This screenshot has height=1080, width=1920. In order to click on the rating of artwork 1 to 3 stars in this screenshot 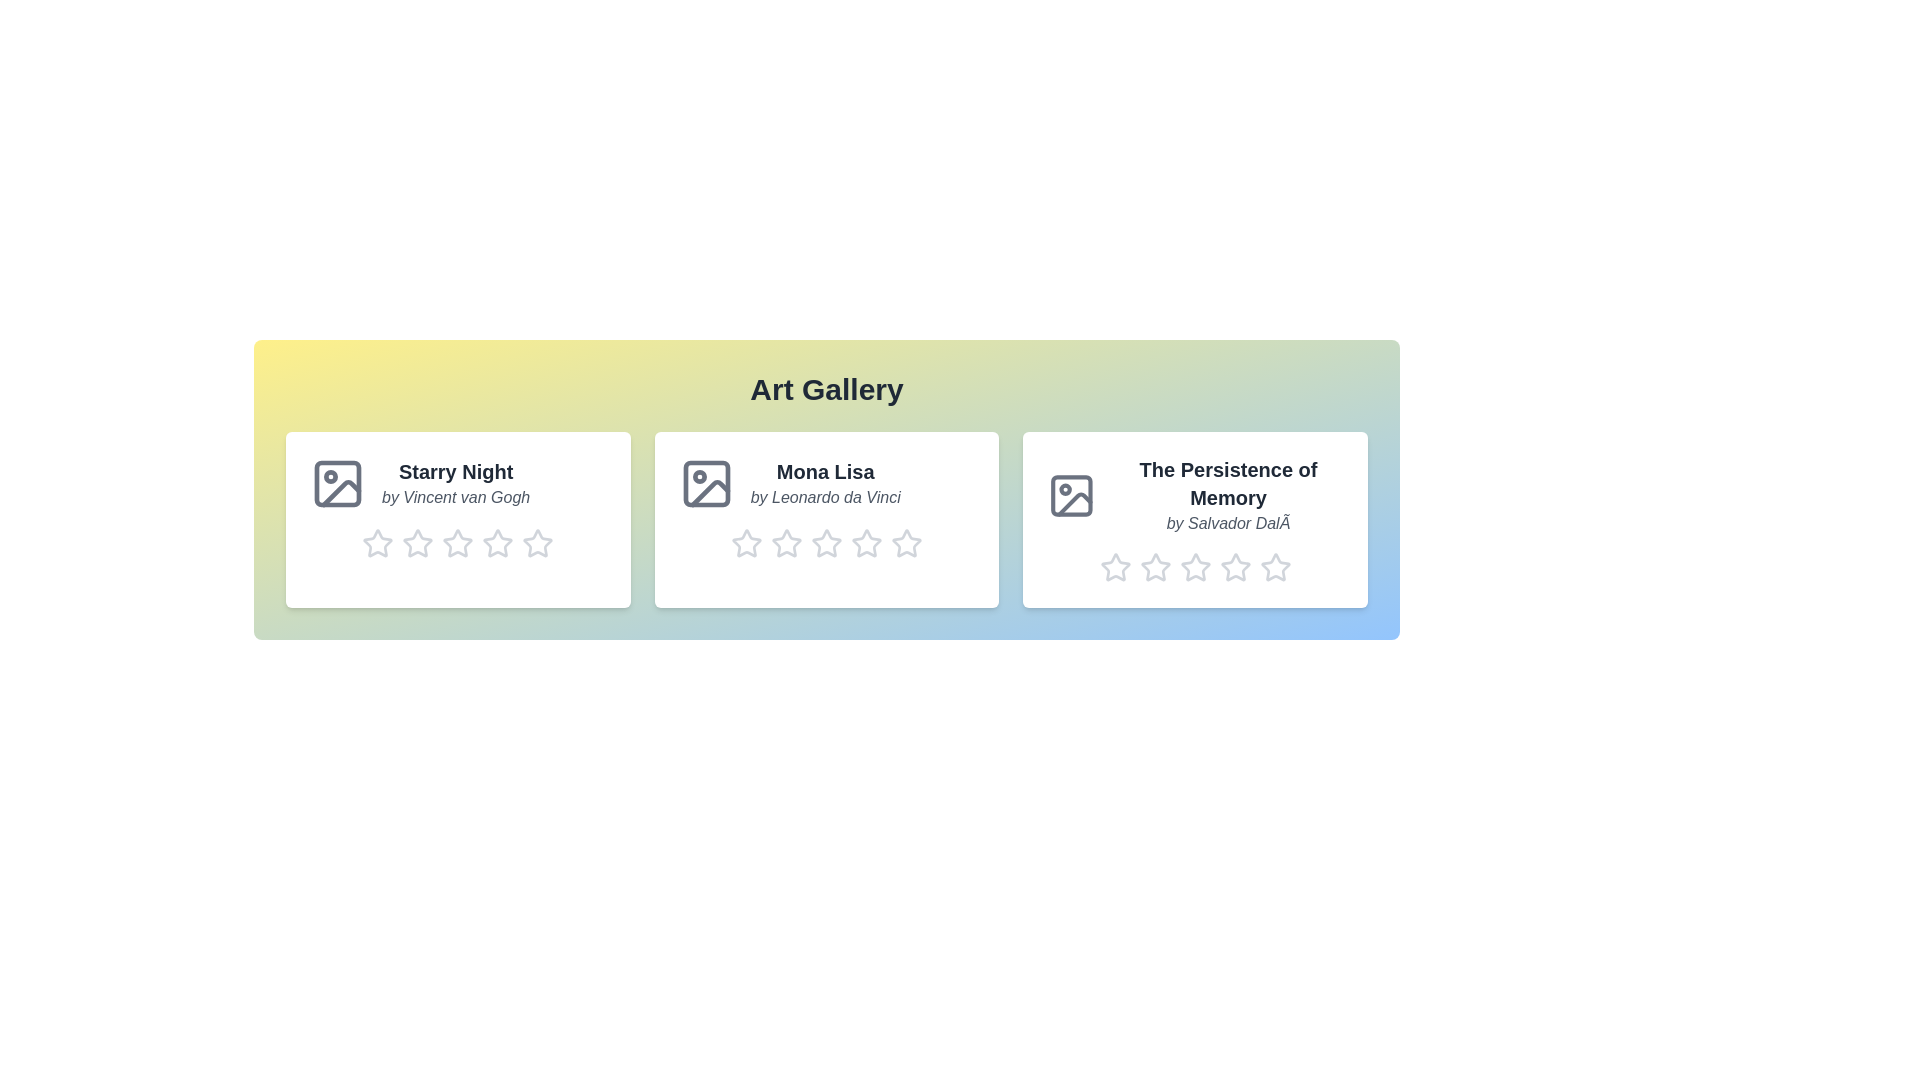, I will do `click(440, 543)`.